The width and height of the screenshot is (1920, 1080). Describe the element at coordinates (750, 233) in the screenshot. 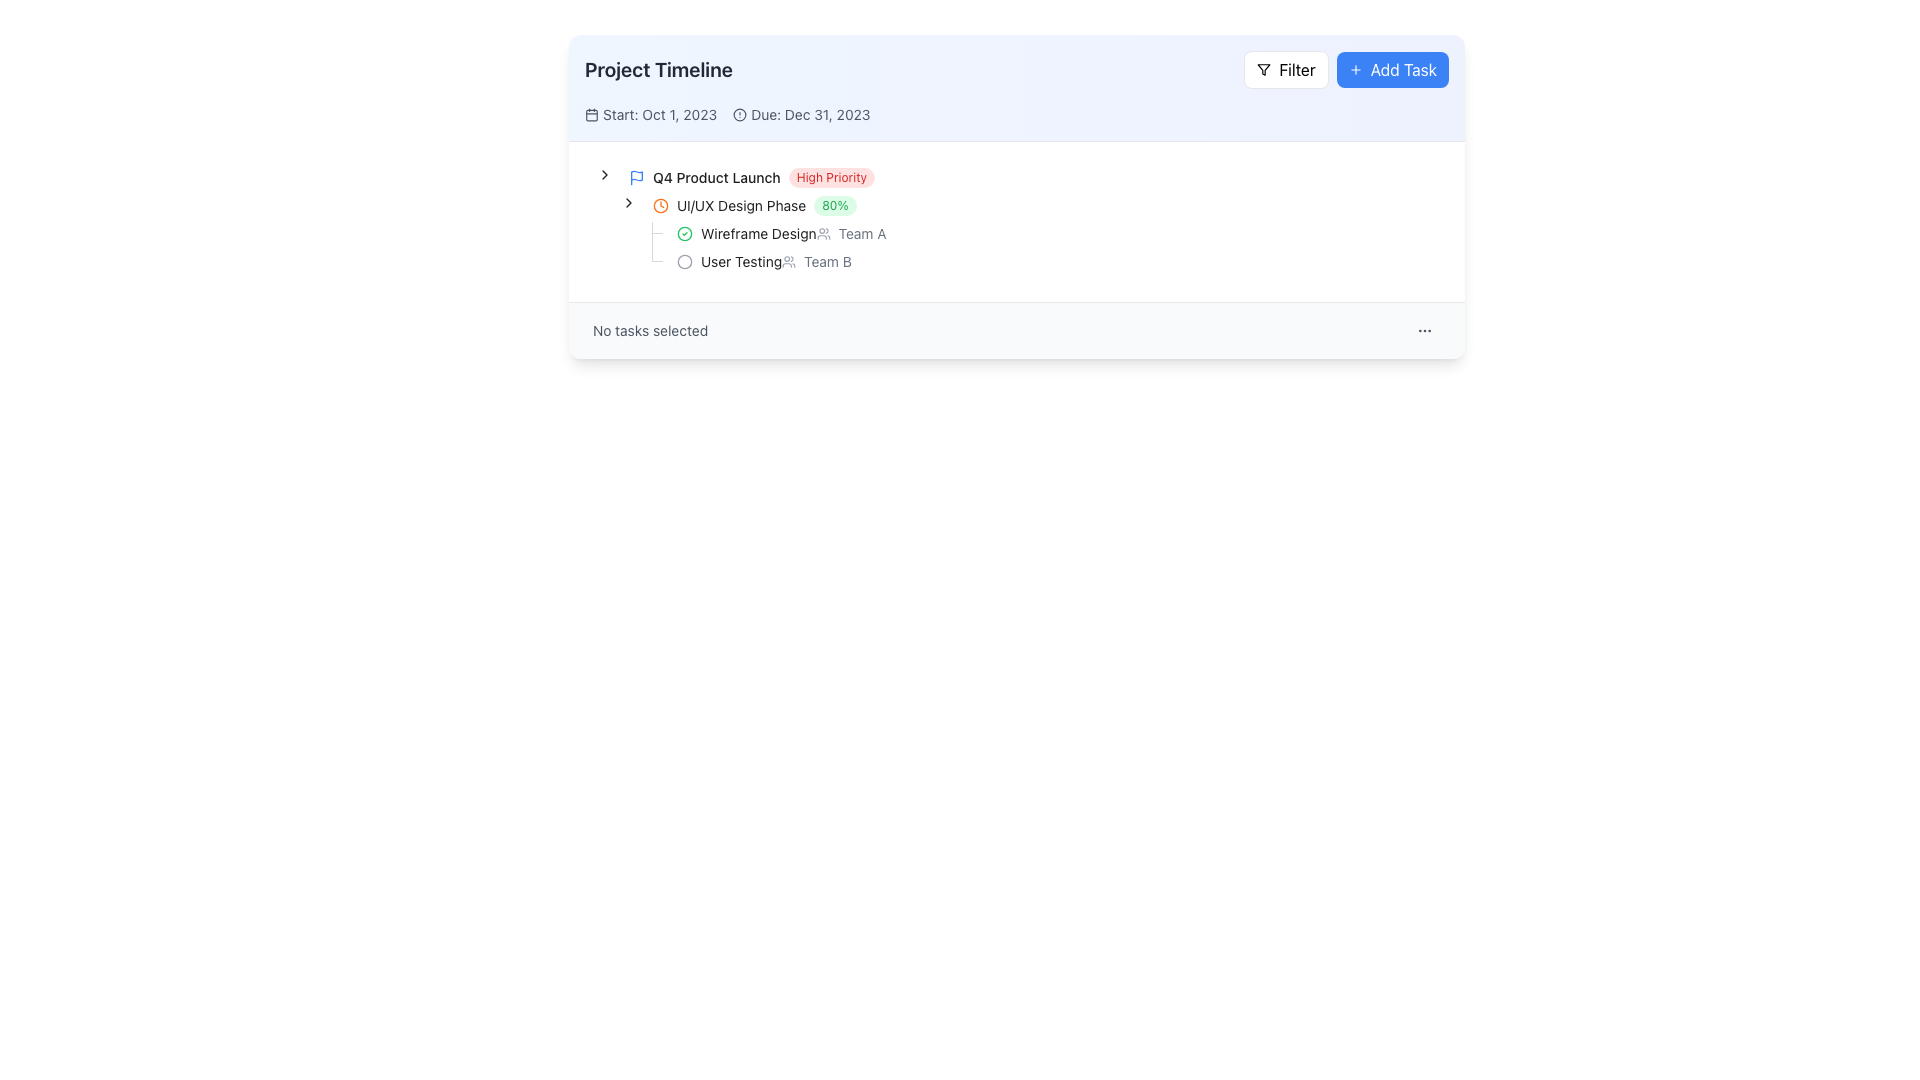

I see `on the Tree view item named 'Wireframe Design Team A'` at that location.